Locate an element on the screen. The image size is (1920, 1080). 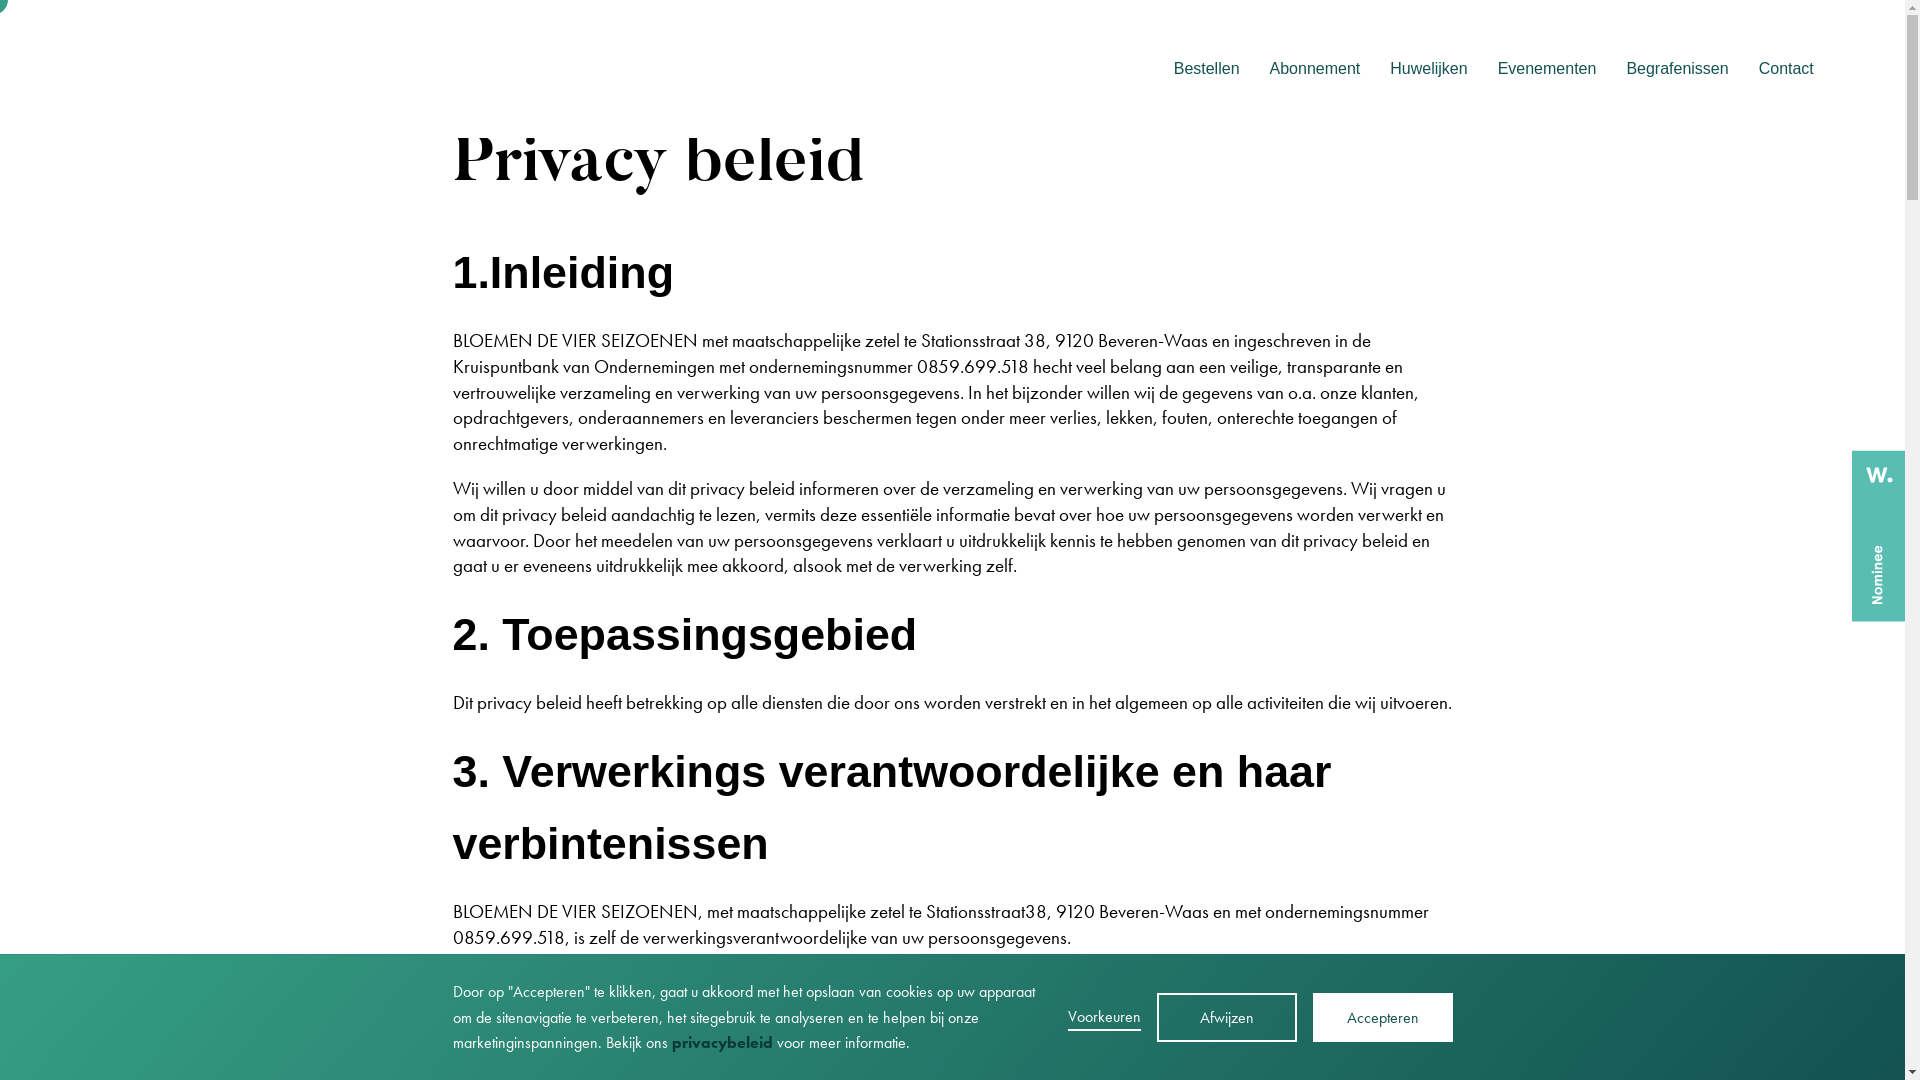
'Voorkeuren' is located at coordinates (1103, 1018).